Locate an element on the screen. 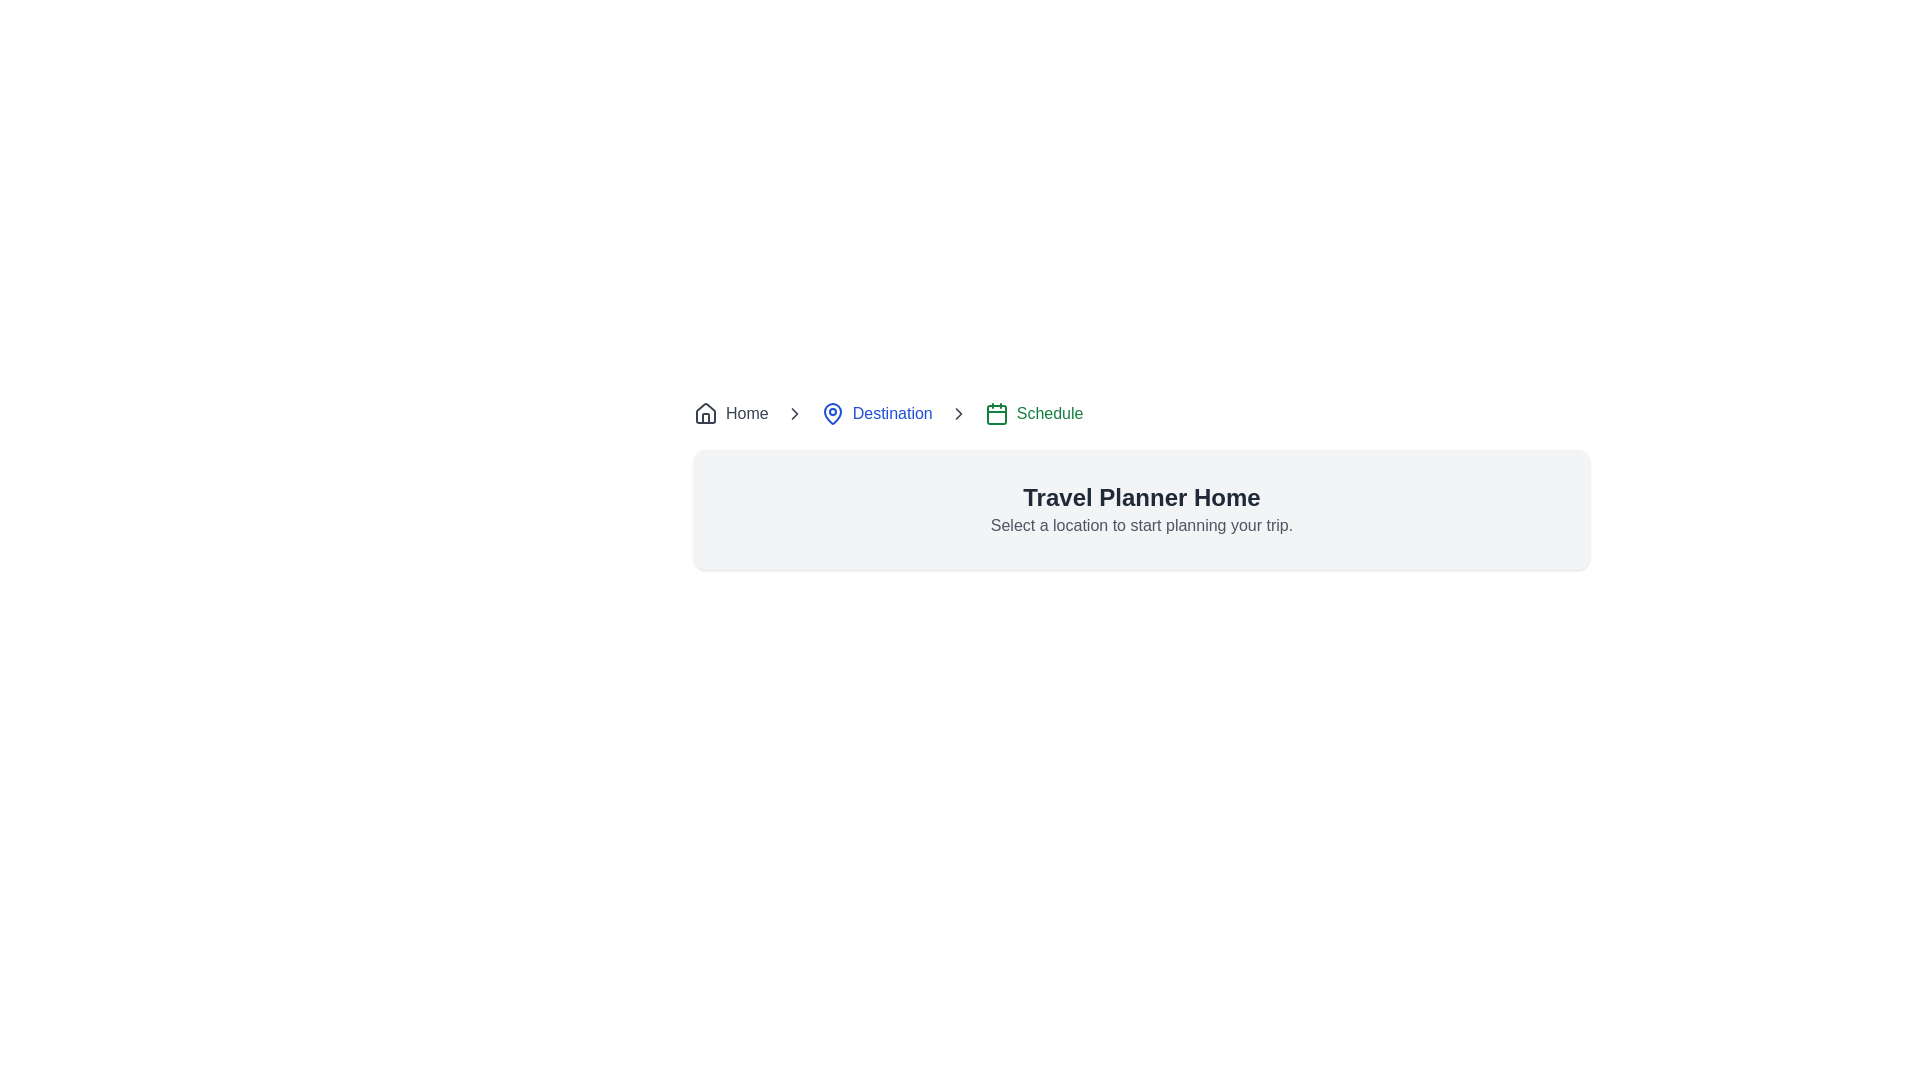 The image size is (1920, 1080). the chevron icon in the navigation breadcrumb, which separates the 'Destination' link from the 'Schedule' link is located at coordinates (793, 412).